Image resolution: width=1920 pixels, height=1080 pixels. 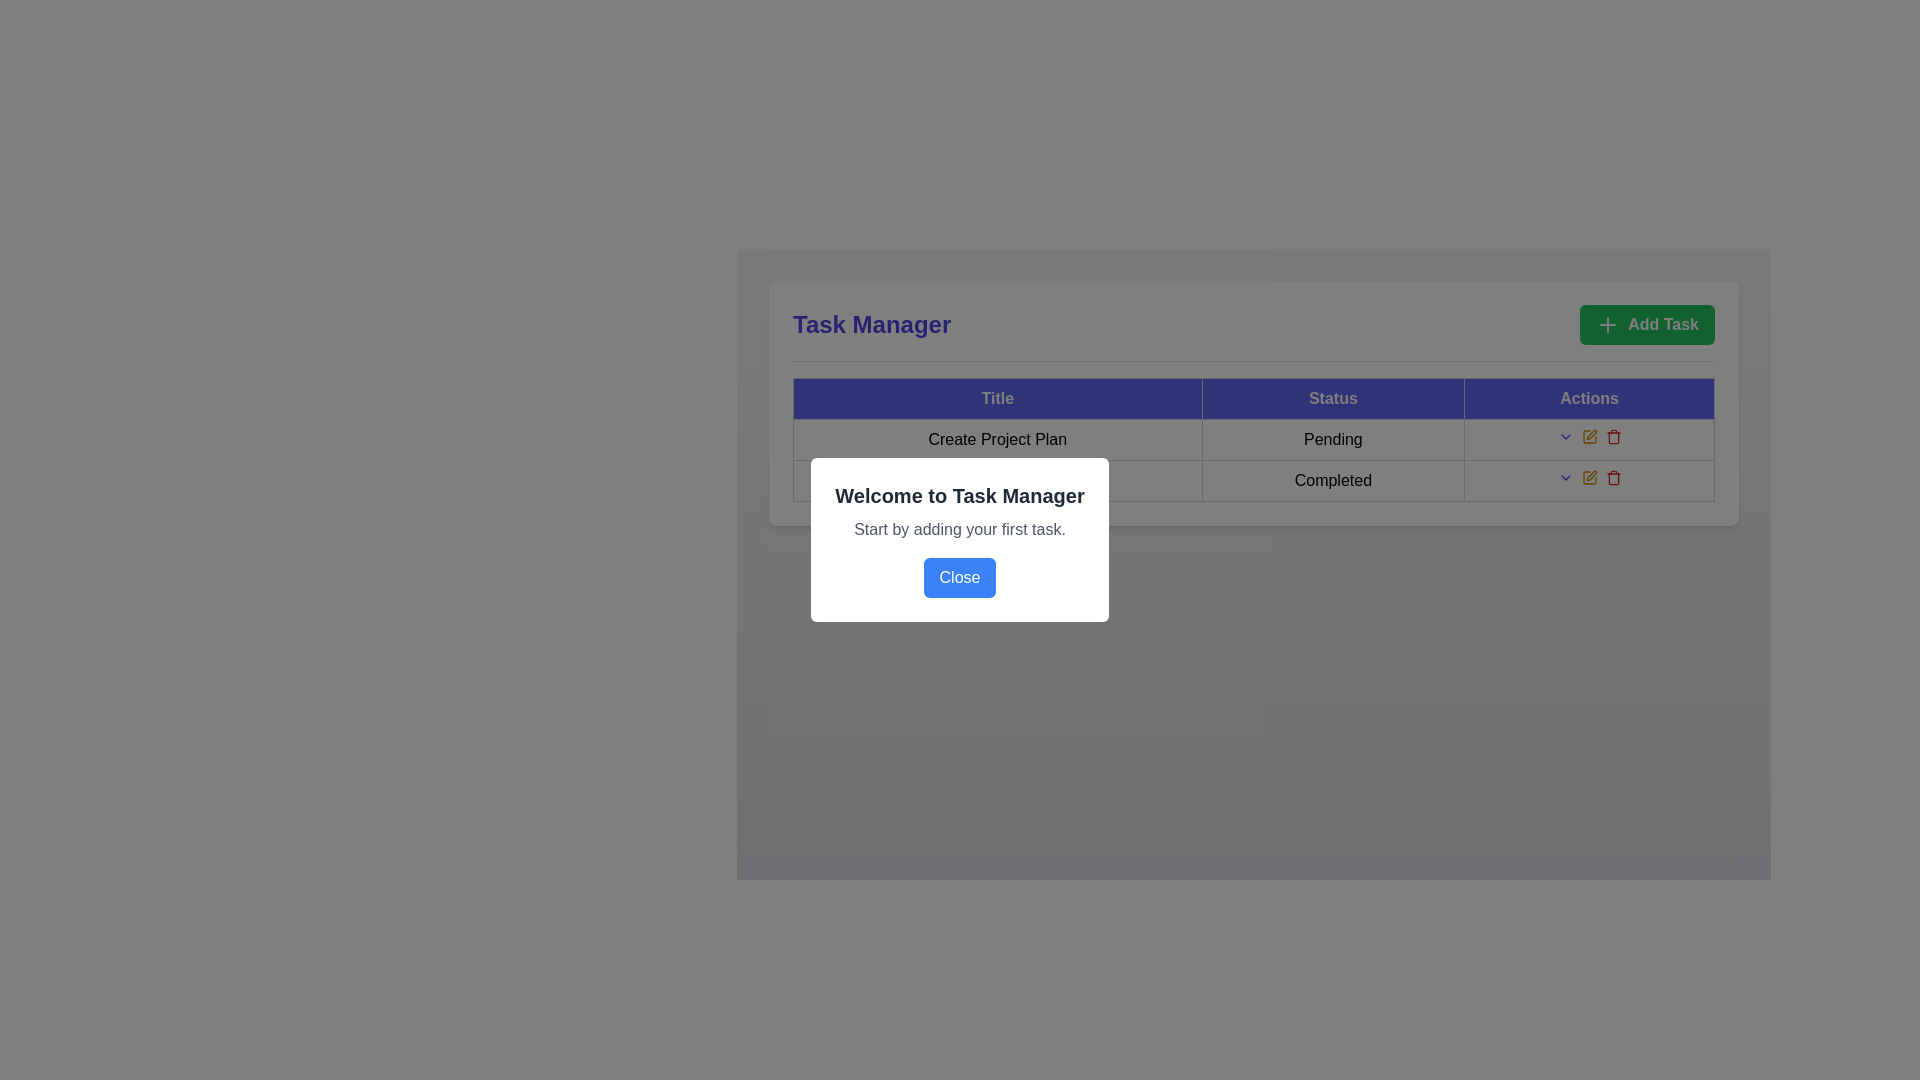 I want to click on the 'Status' column header in the table, which is the second column header located between the 'Title' and 'Actions' headers, so click(x=1333, y=398).